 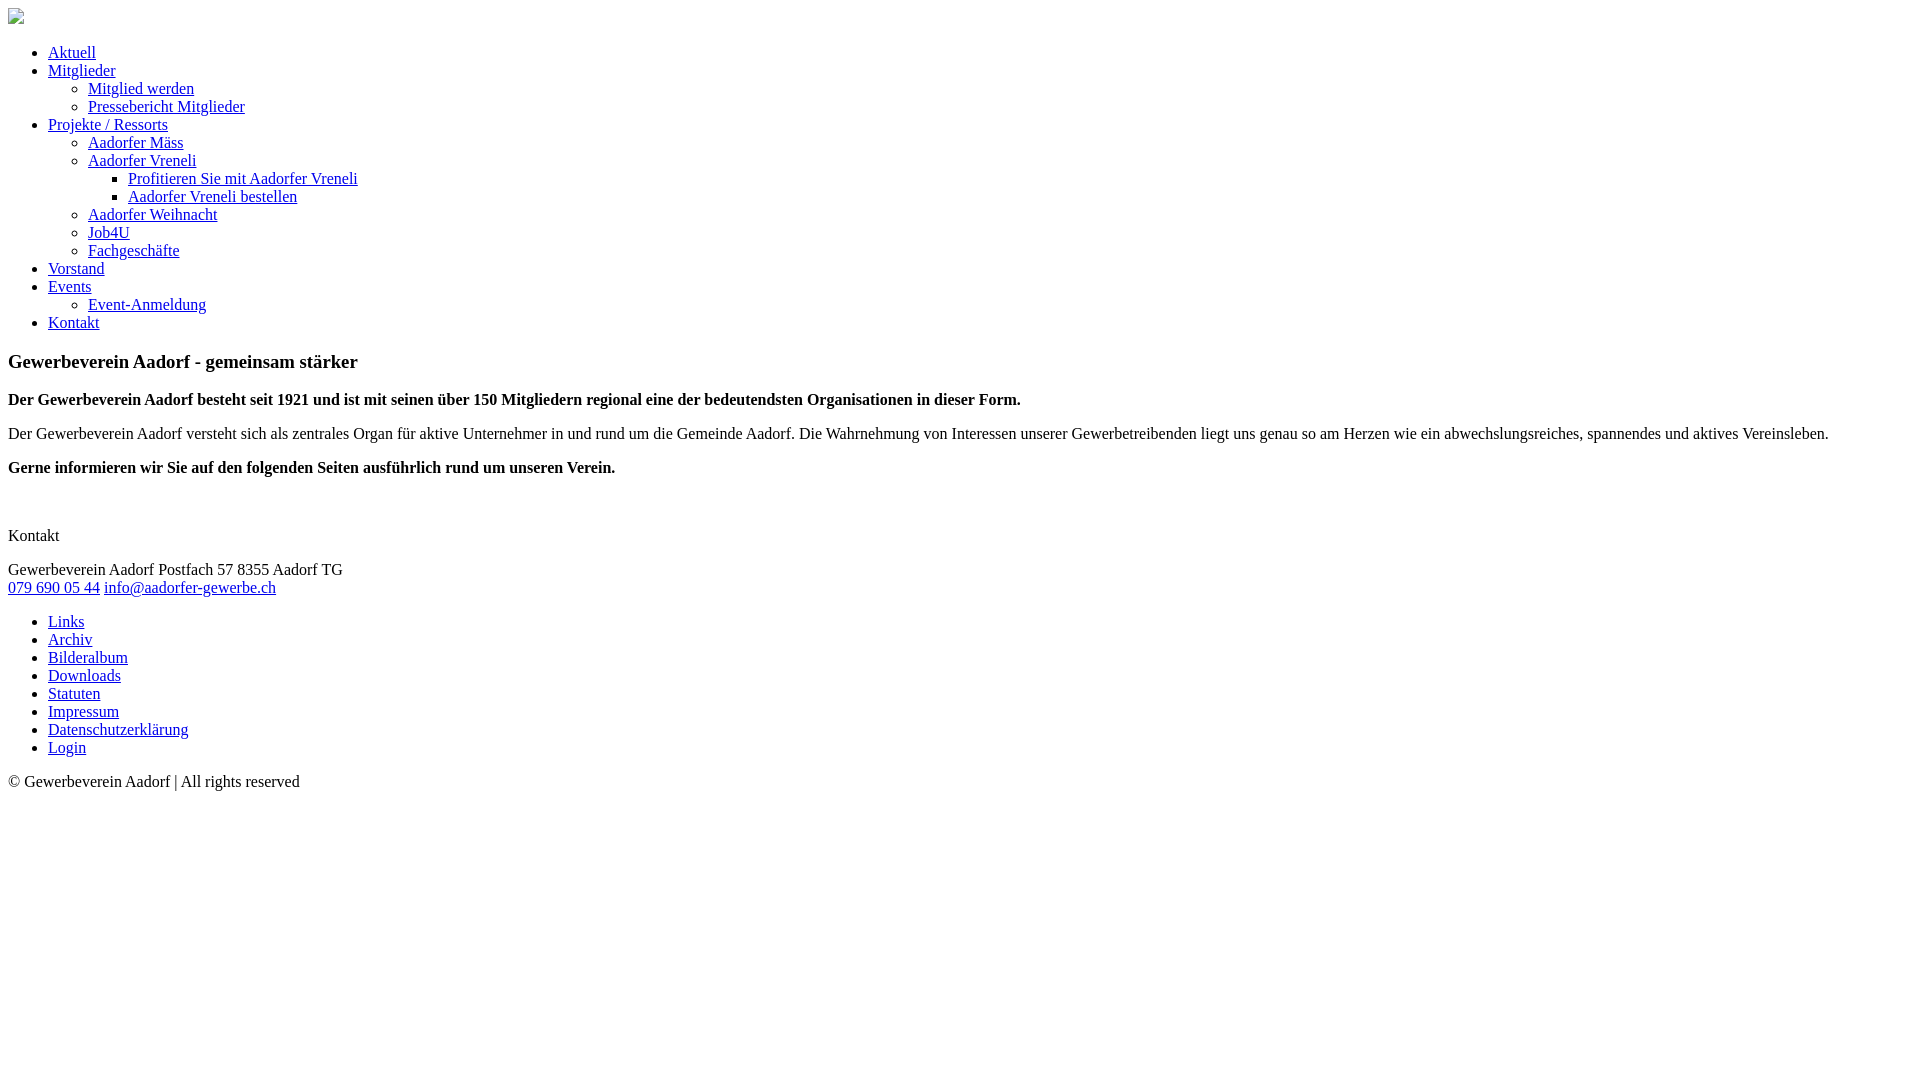 What do you see at coordinates (70, 639) in the screenshot?
I see `'Archiv'` at bounding box center [70, 639].